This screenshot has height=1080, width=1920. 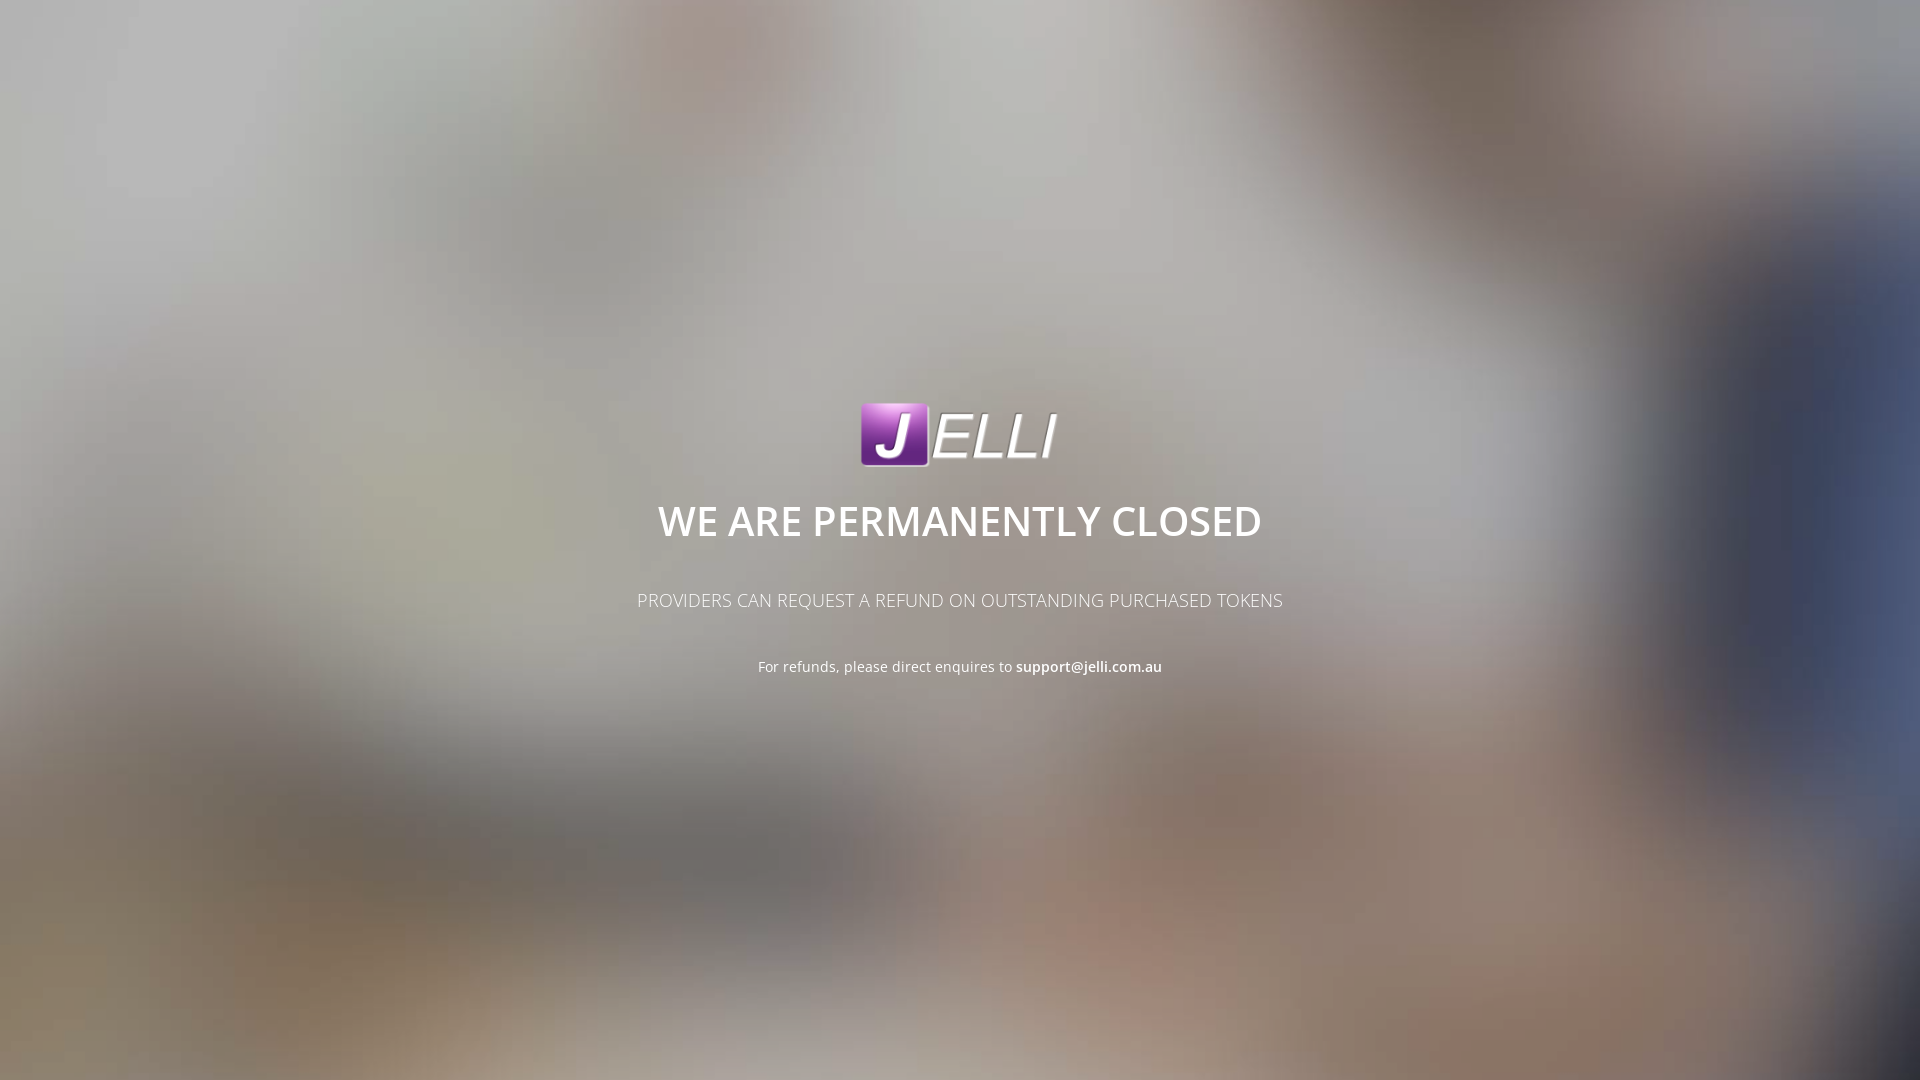 What do you see at coordinates (1088, 666) in the screenshot?
I see `'support@jelli.com.au'` at bounding box center [1088, 666].